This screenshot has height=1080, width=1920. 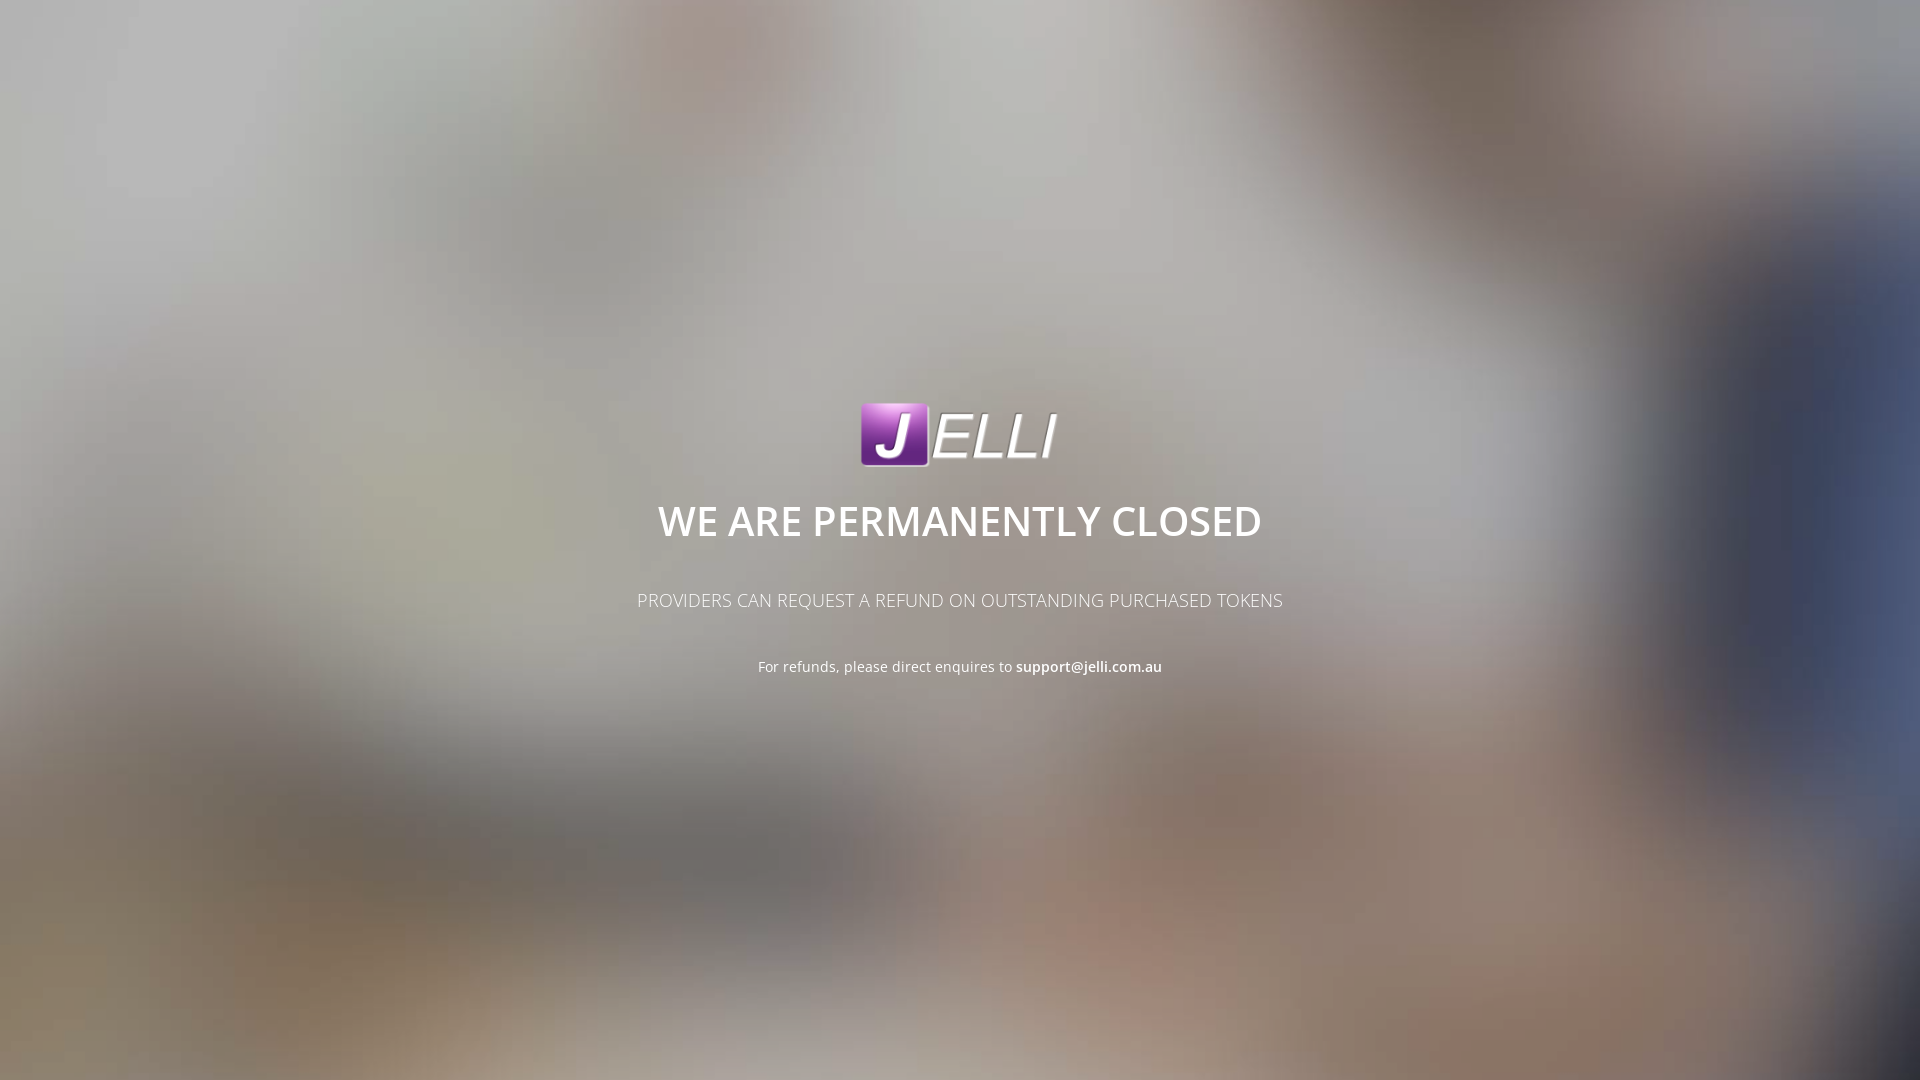 What do you see at coordinates (1088, 666) in the screenshot?
I see `'support@jelli.com.au'` at bounding box center [1088, 666].